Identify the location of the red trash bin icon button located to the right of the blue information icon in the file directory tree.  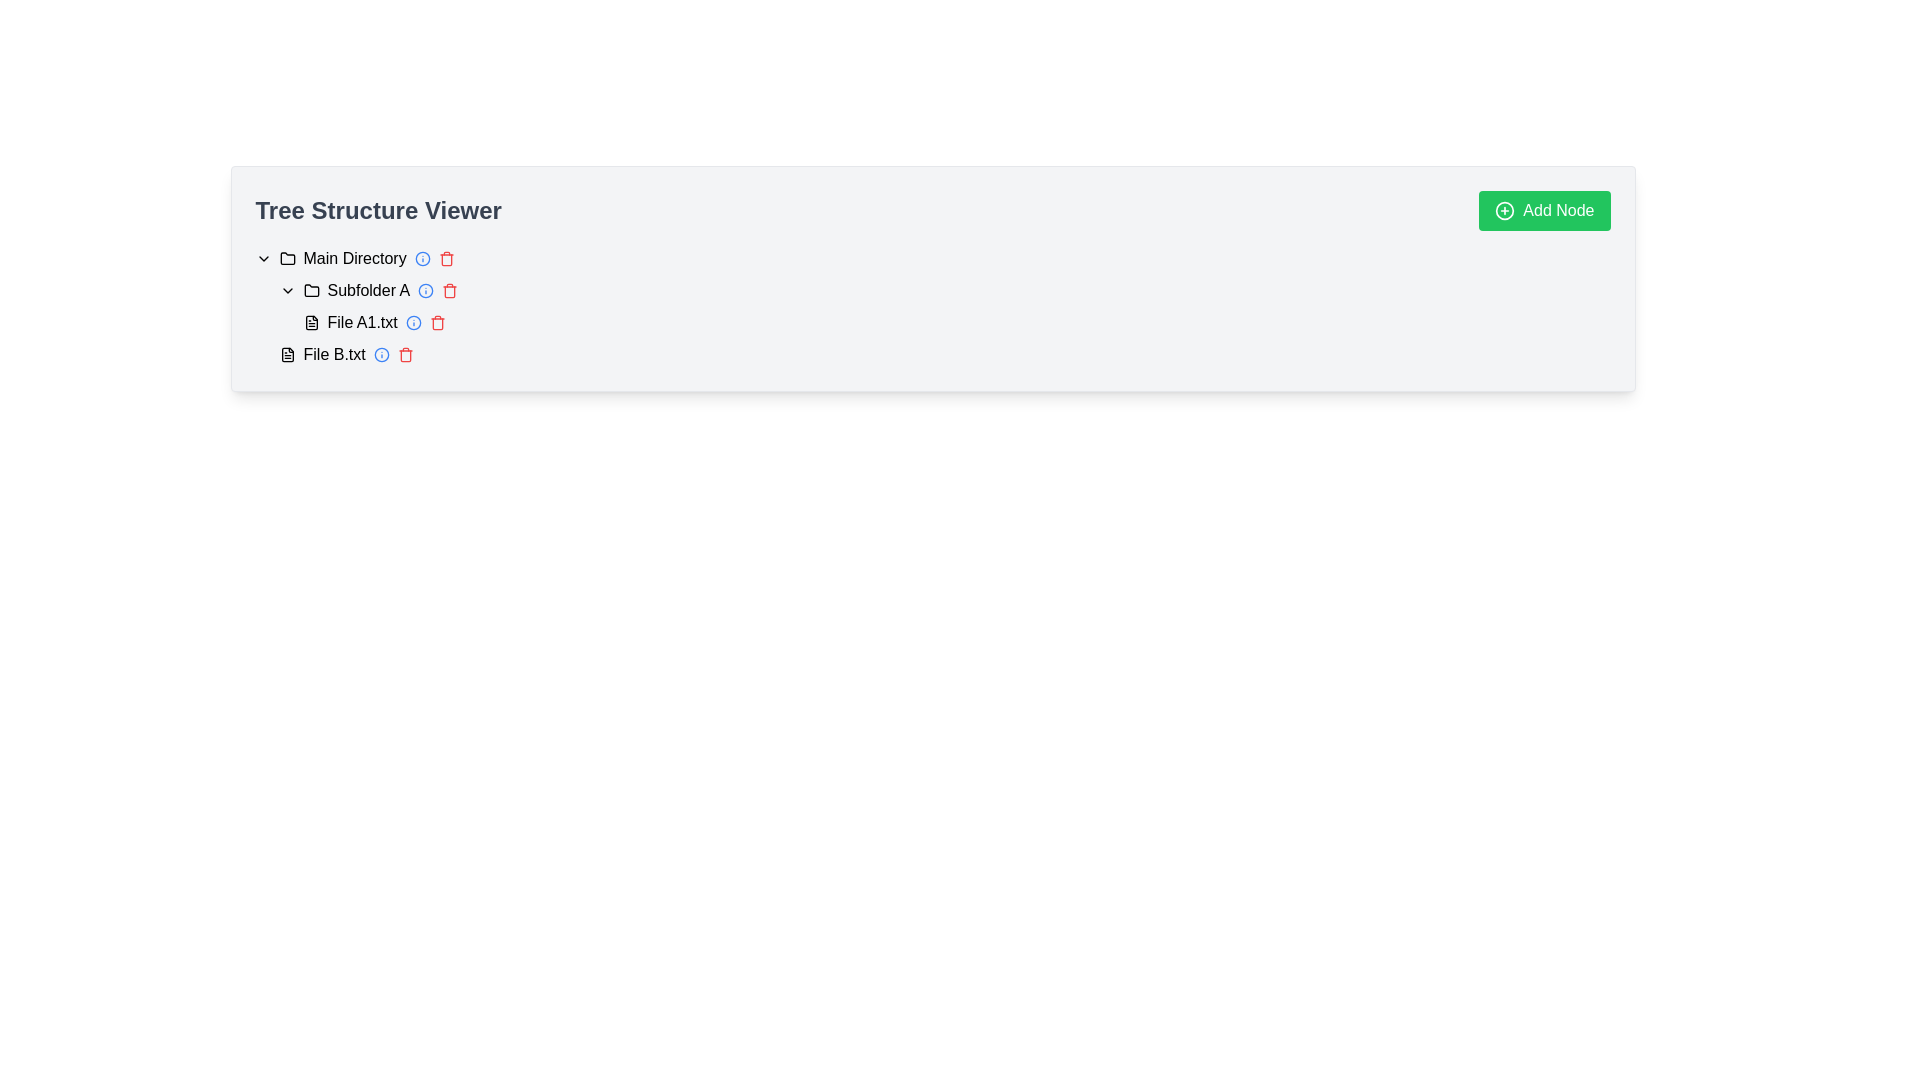
(449, 290).